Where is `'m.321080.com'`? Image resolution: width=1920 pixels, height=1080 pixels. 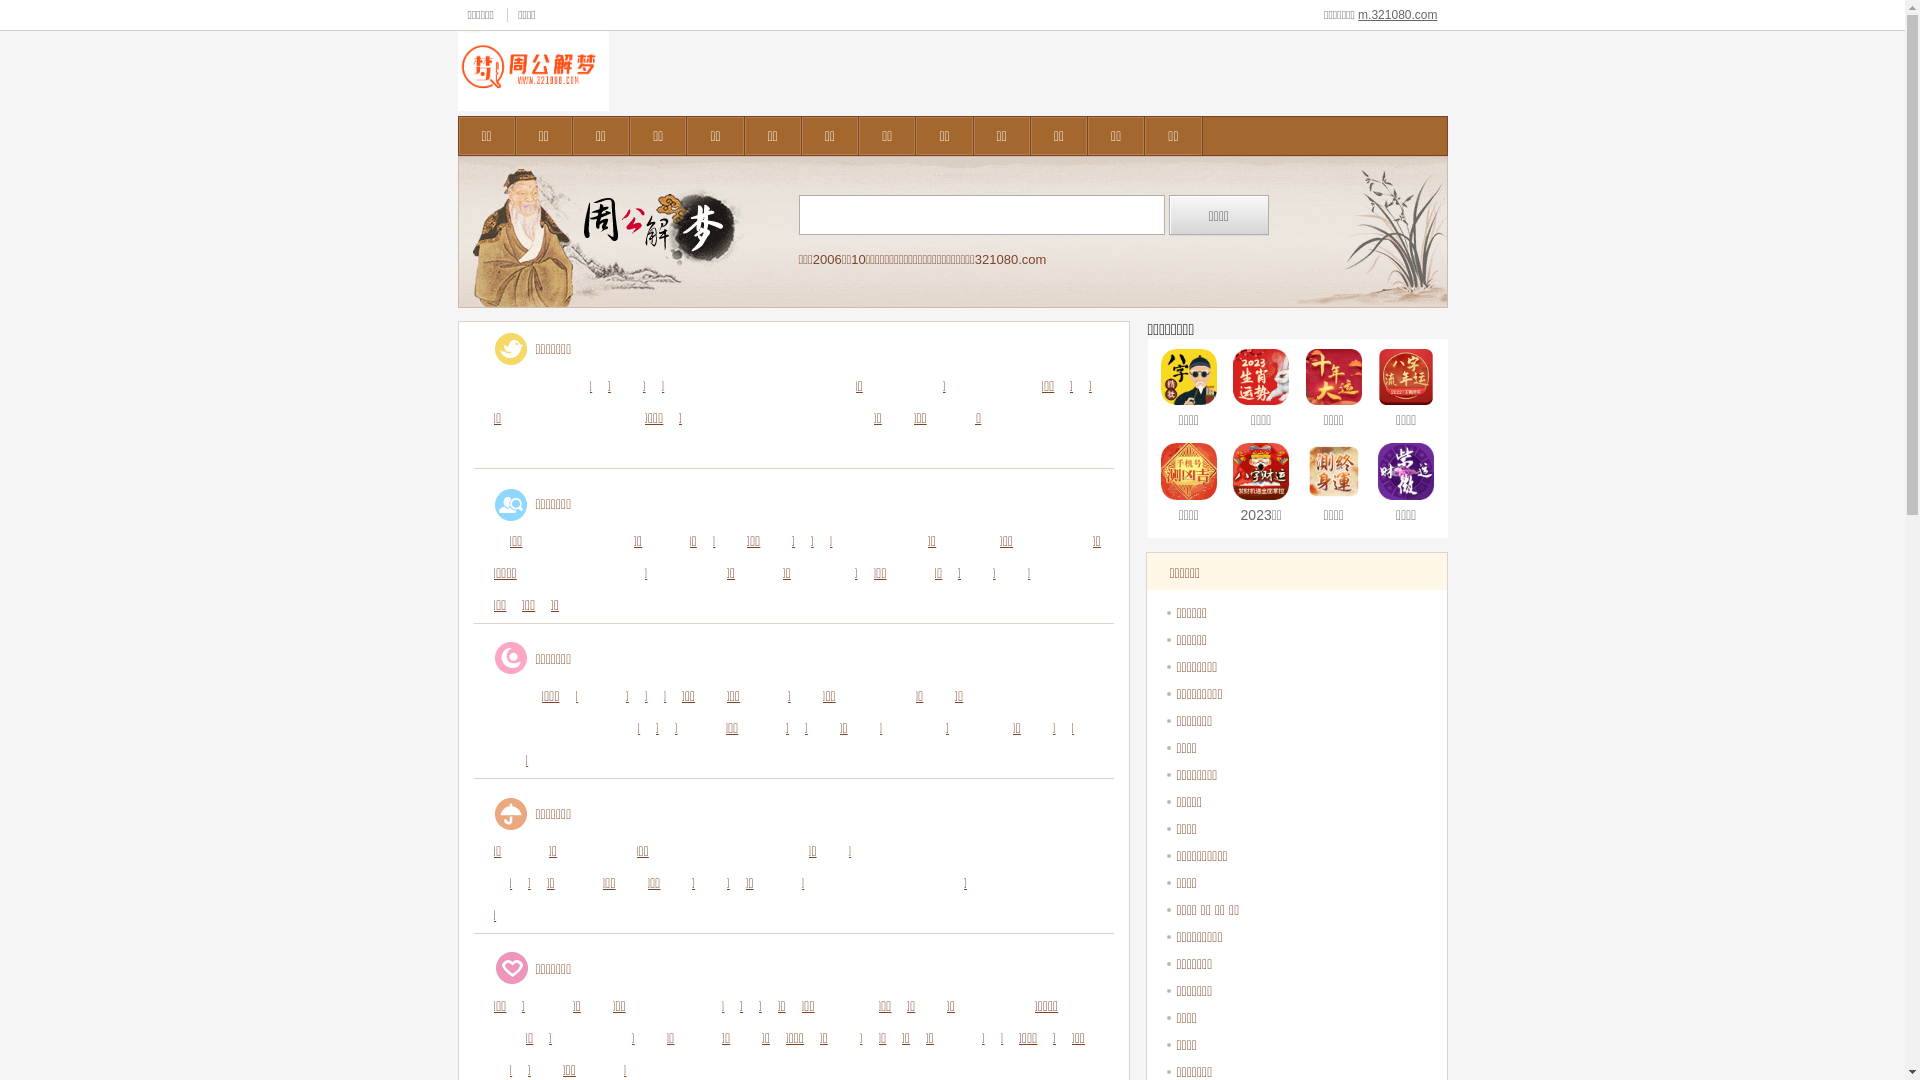
'm.321080.com' is located at coordinates (1358, 15).